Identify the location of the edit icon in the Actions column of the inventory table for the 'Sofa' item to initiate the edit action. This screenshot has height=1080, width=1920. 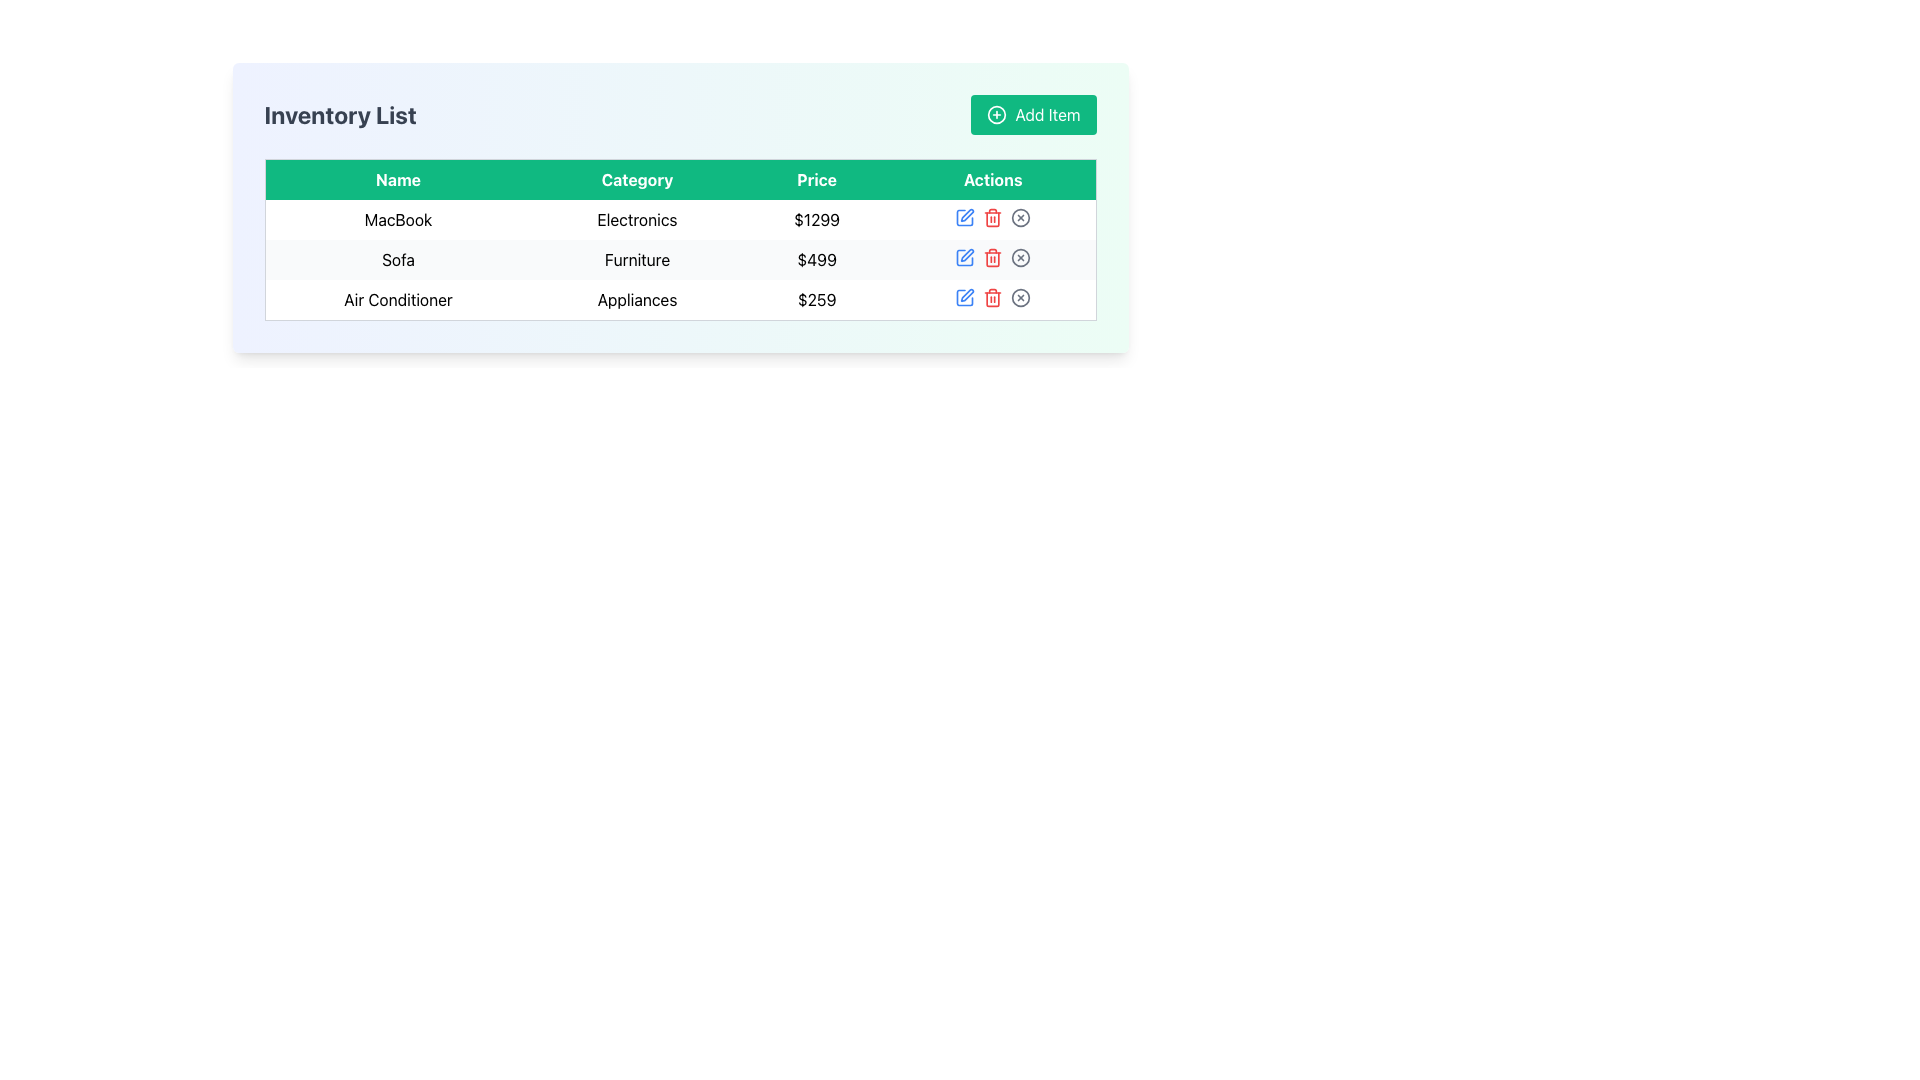
(967, 254).